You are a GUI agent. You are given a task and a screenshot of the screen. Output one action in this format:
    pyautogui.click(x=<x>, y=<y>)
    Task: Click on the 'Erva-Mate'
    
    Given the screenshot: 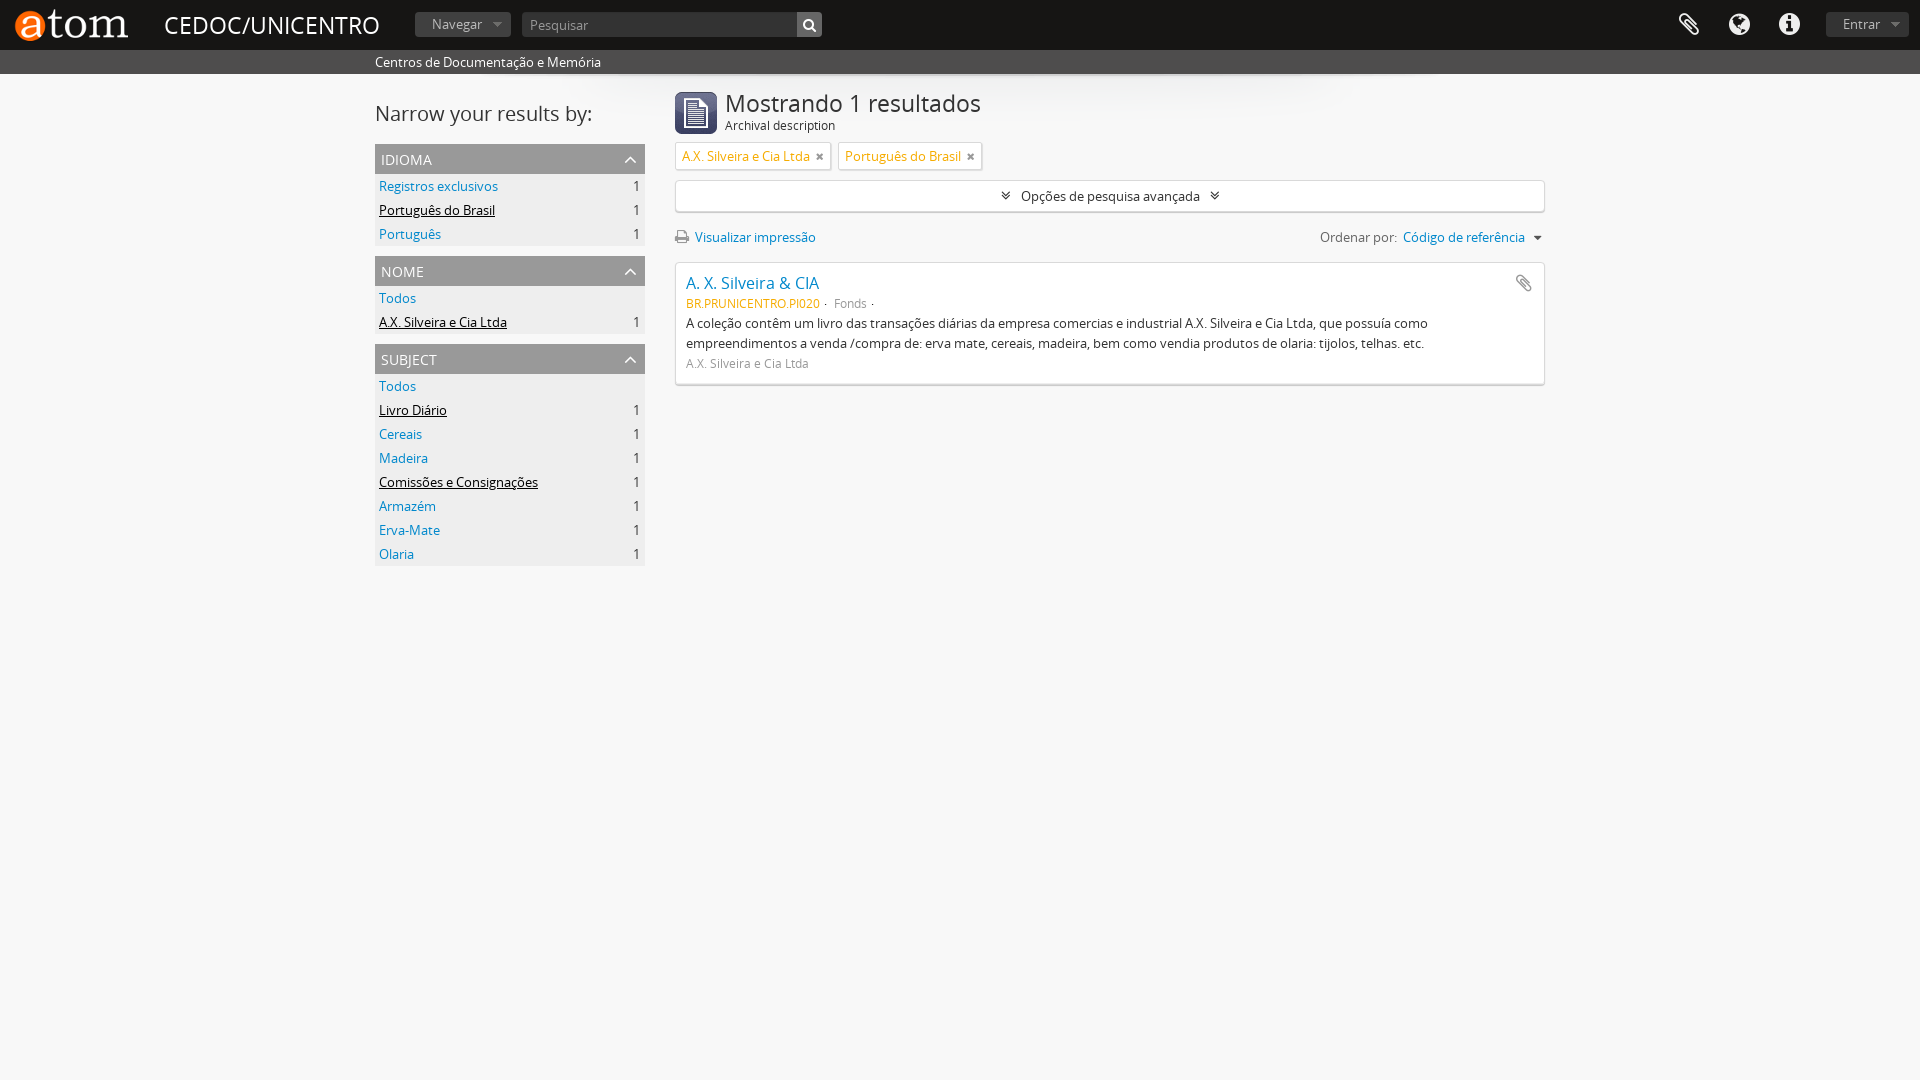 What is the action you would take?
    pyautogui.click(x=408, y=528)
    